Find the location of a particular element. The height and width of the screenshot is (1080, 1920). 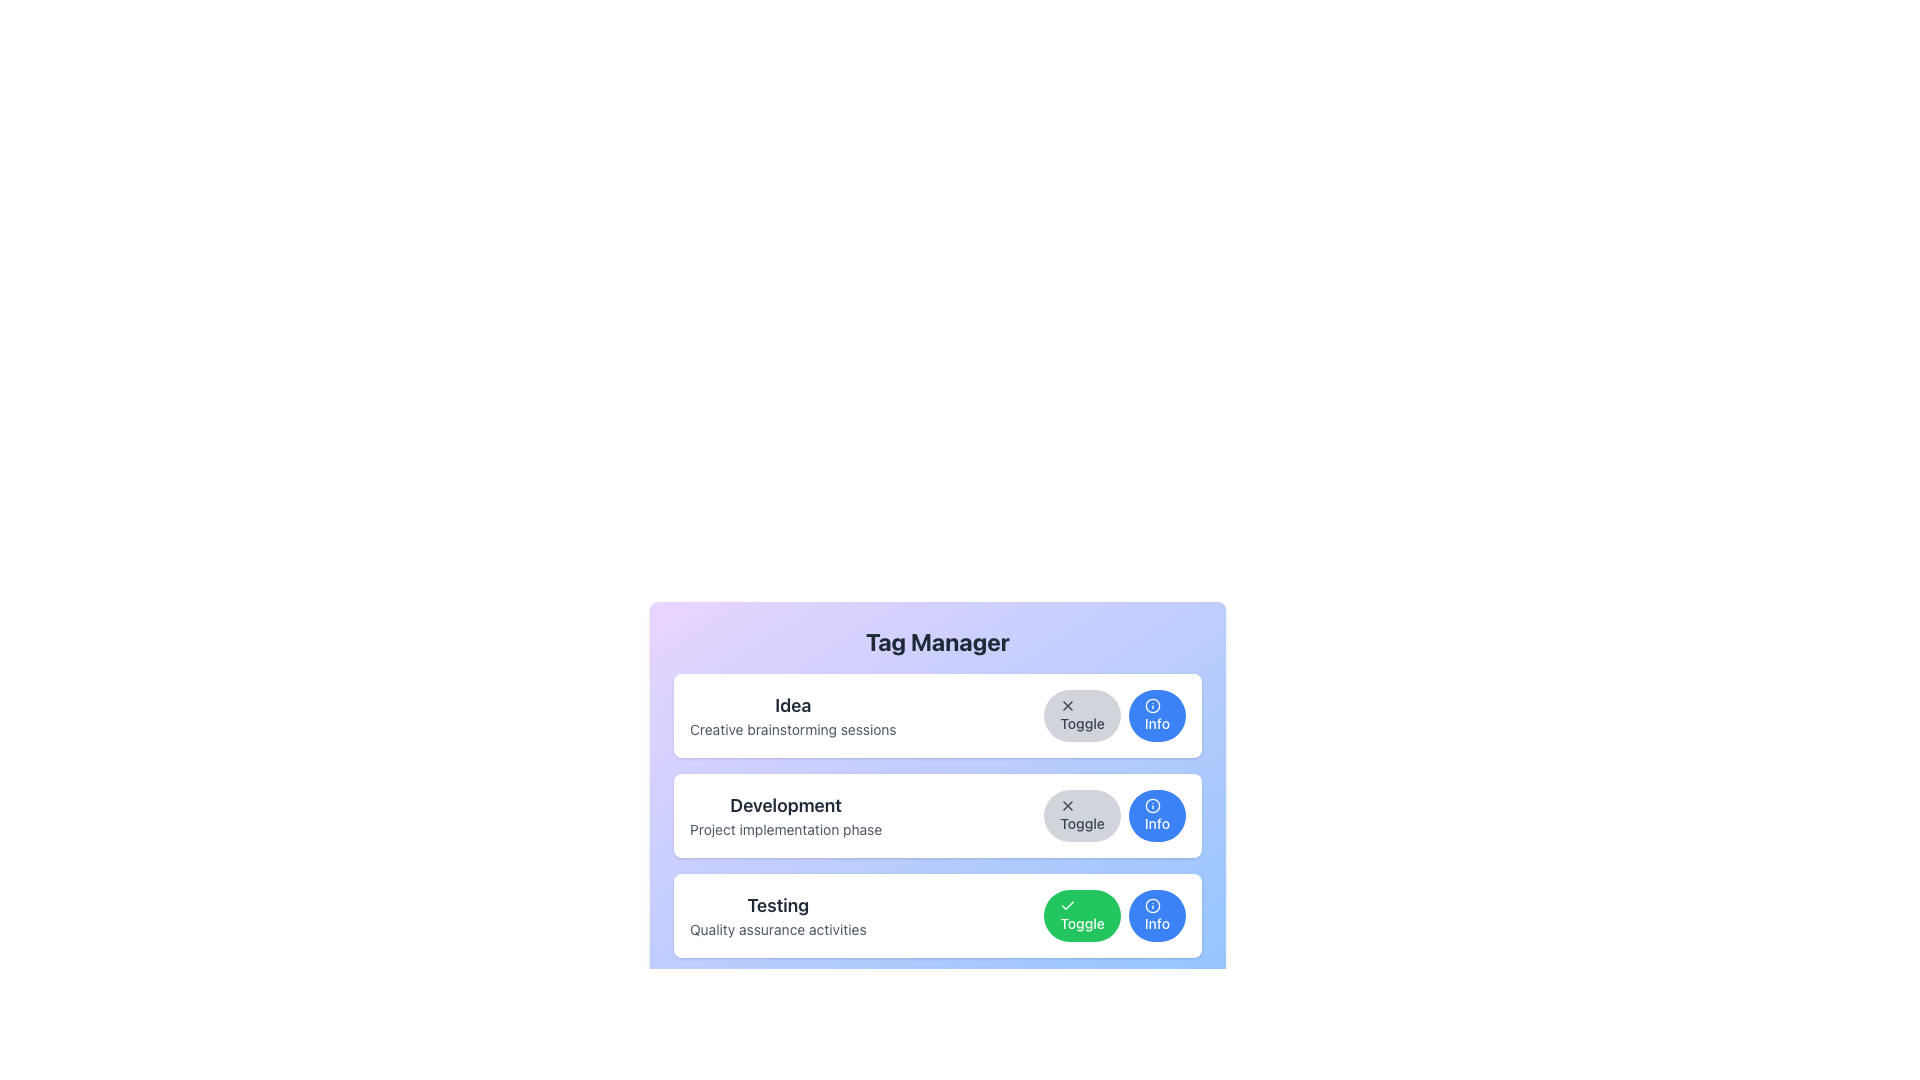

the toggle button located in the 'Idea' row of the 'Tag Manager' interface, which is the first button on the right side and to the left of the 'Info' button is located at coordinates (1081, 715).